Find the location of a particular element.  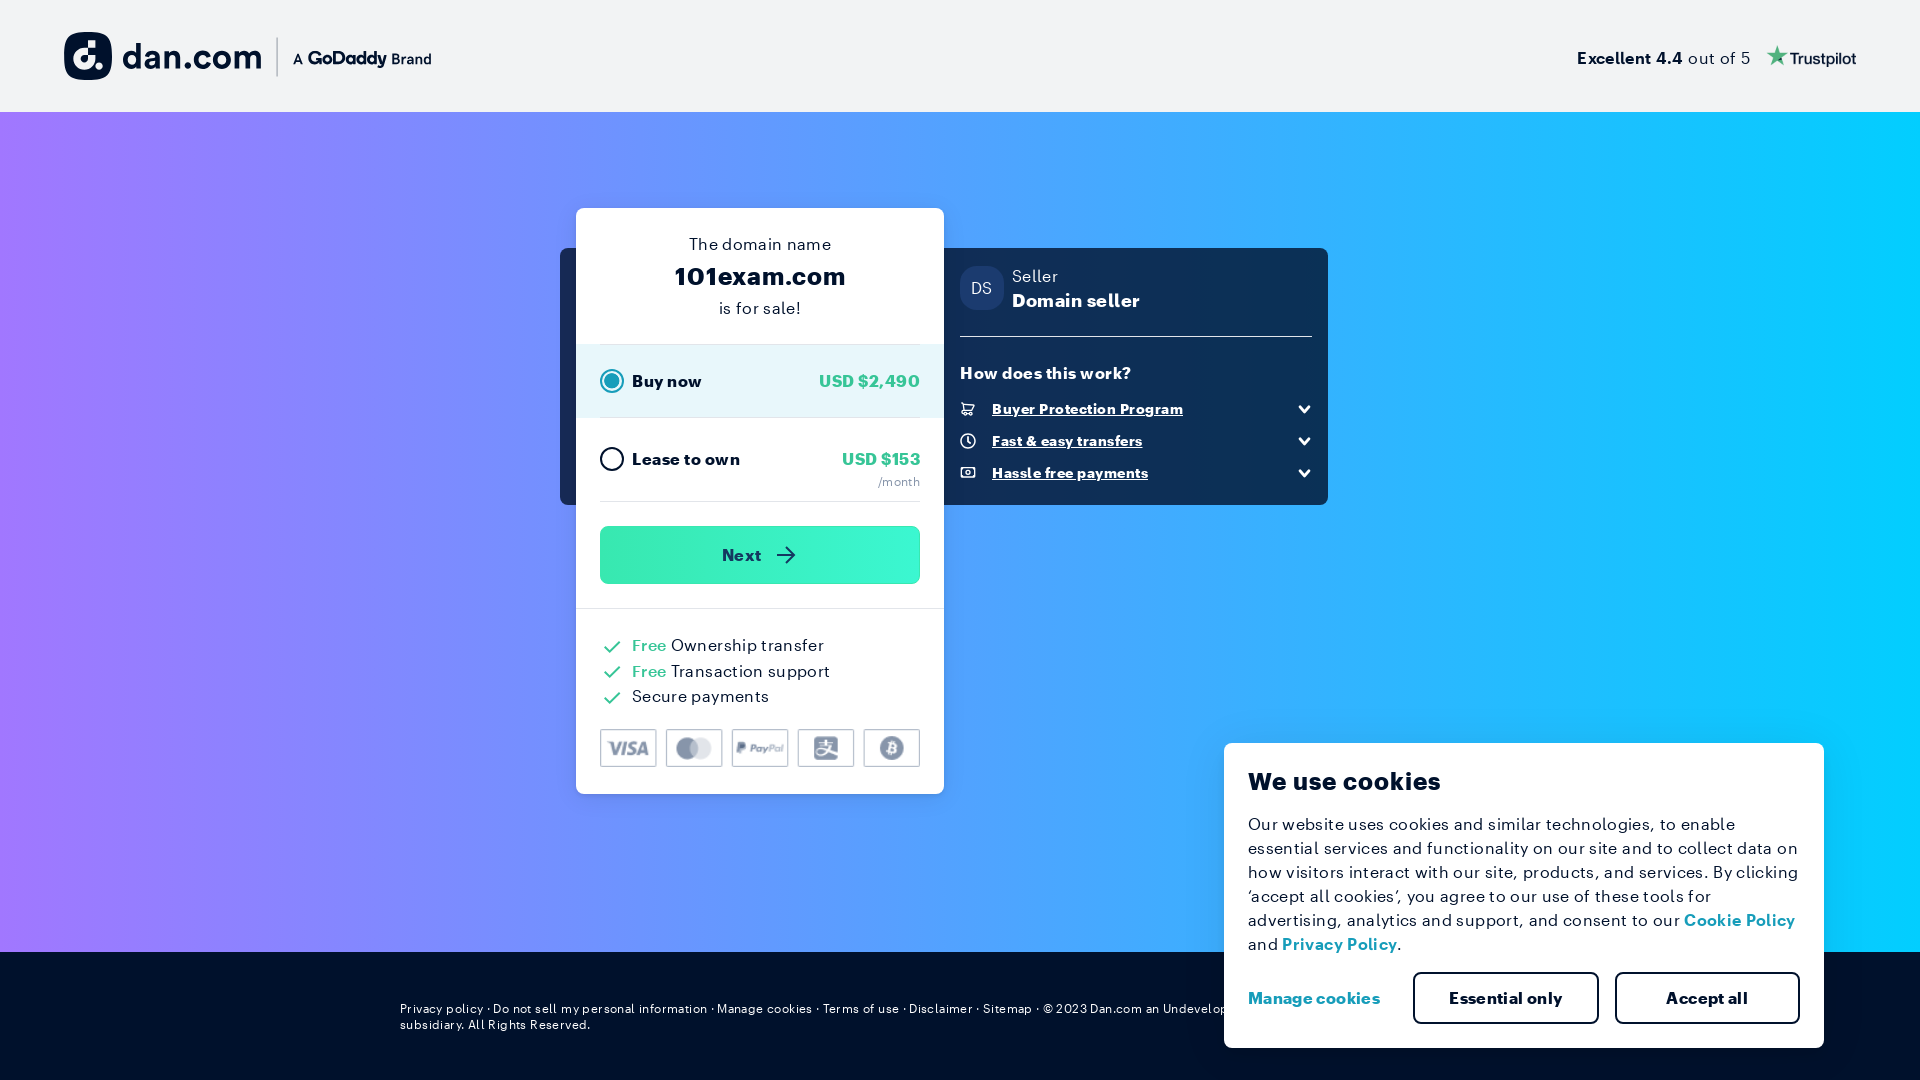

'Next is located at coordinates (758, 555).